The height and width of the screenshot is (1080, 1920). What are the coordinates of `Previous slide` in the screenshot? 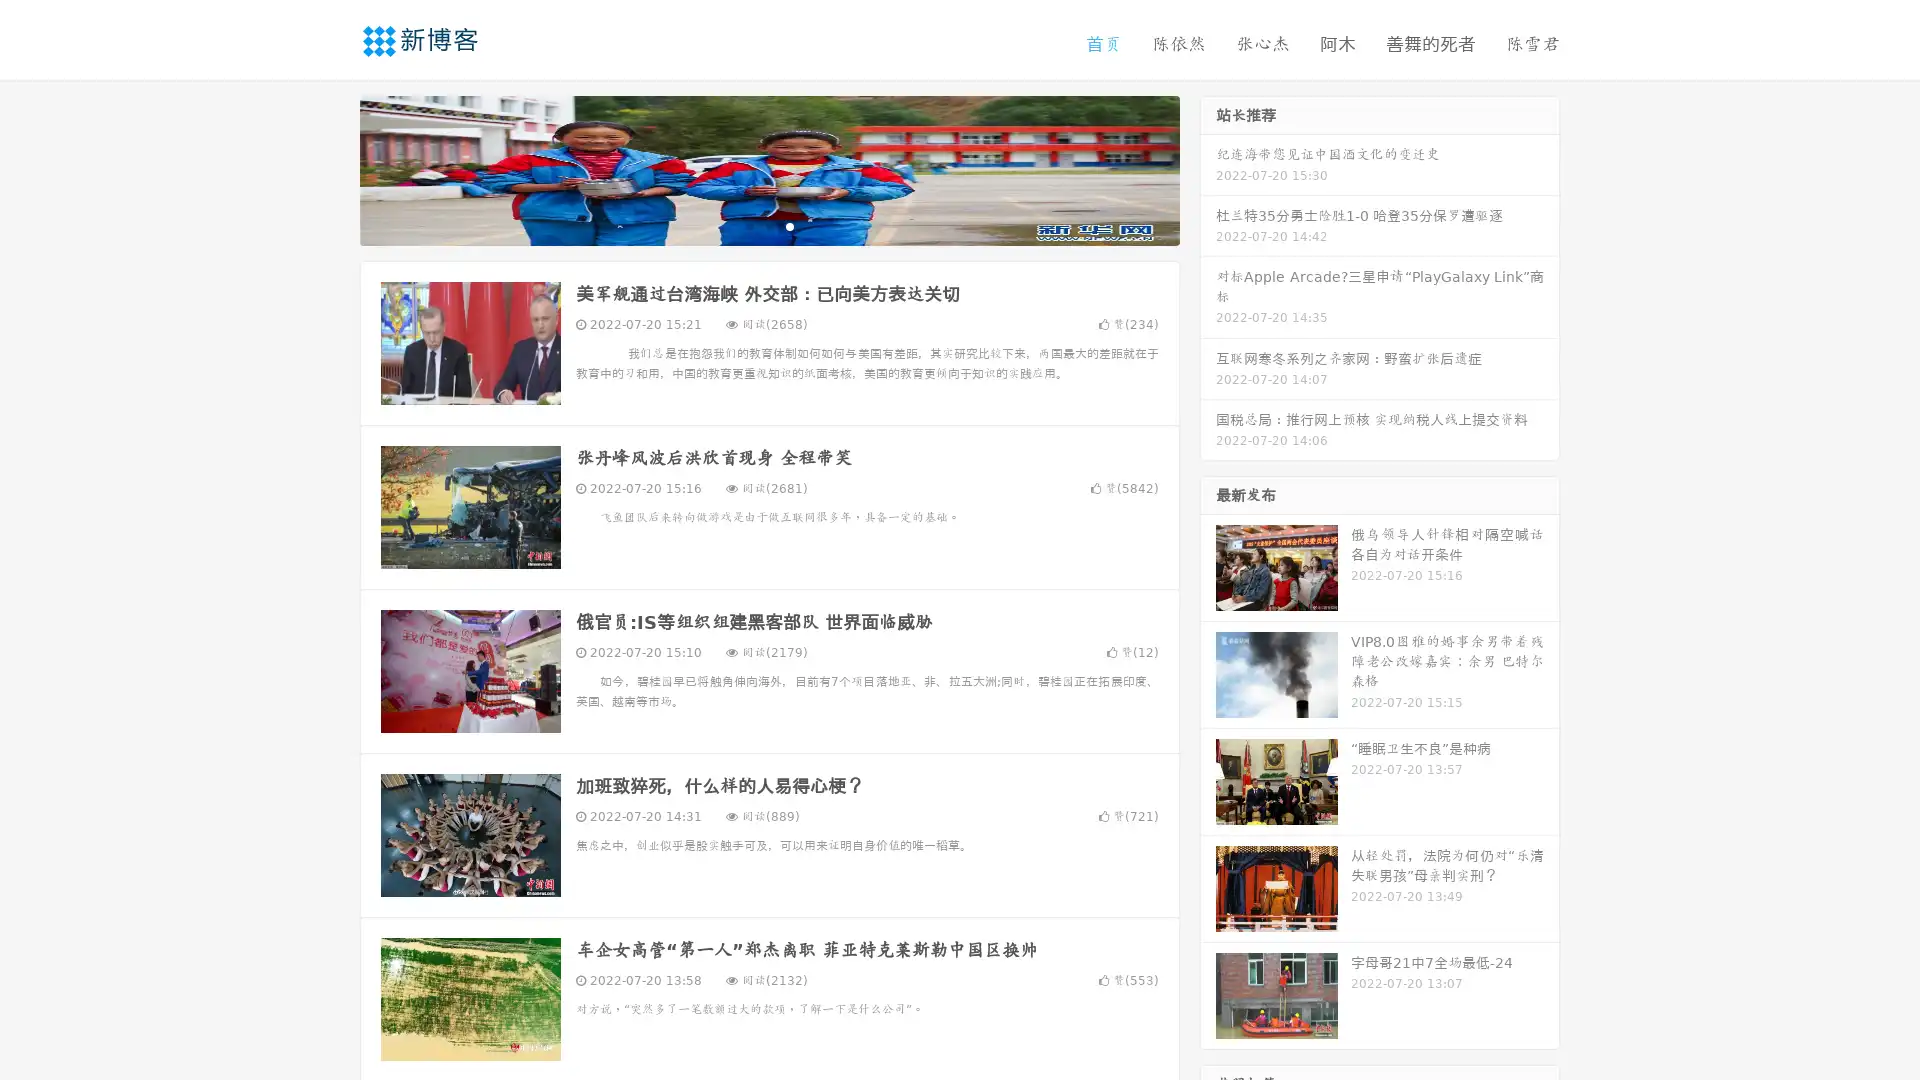 It's located at (330, 168).